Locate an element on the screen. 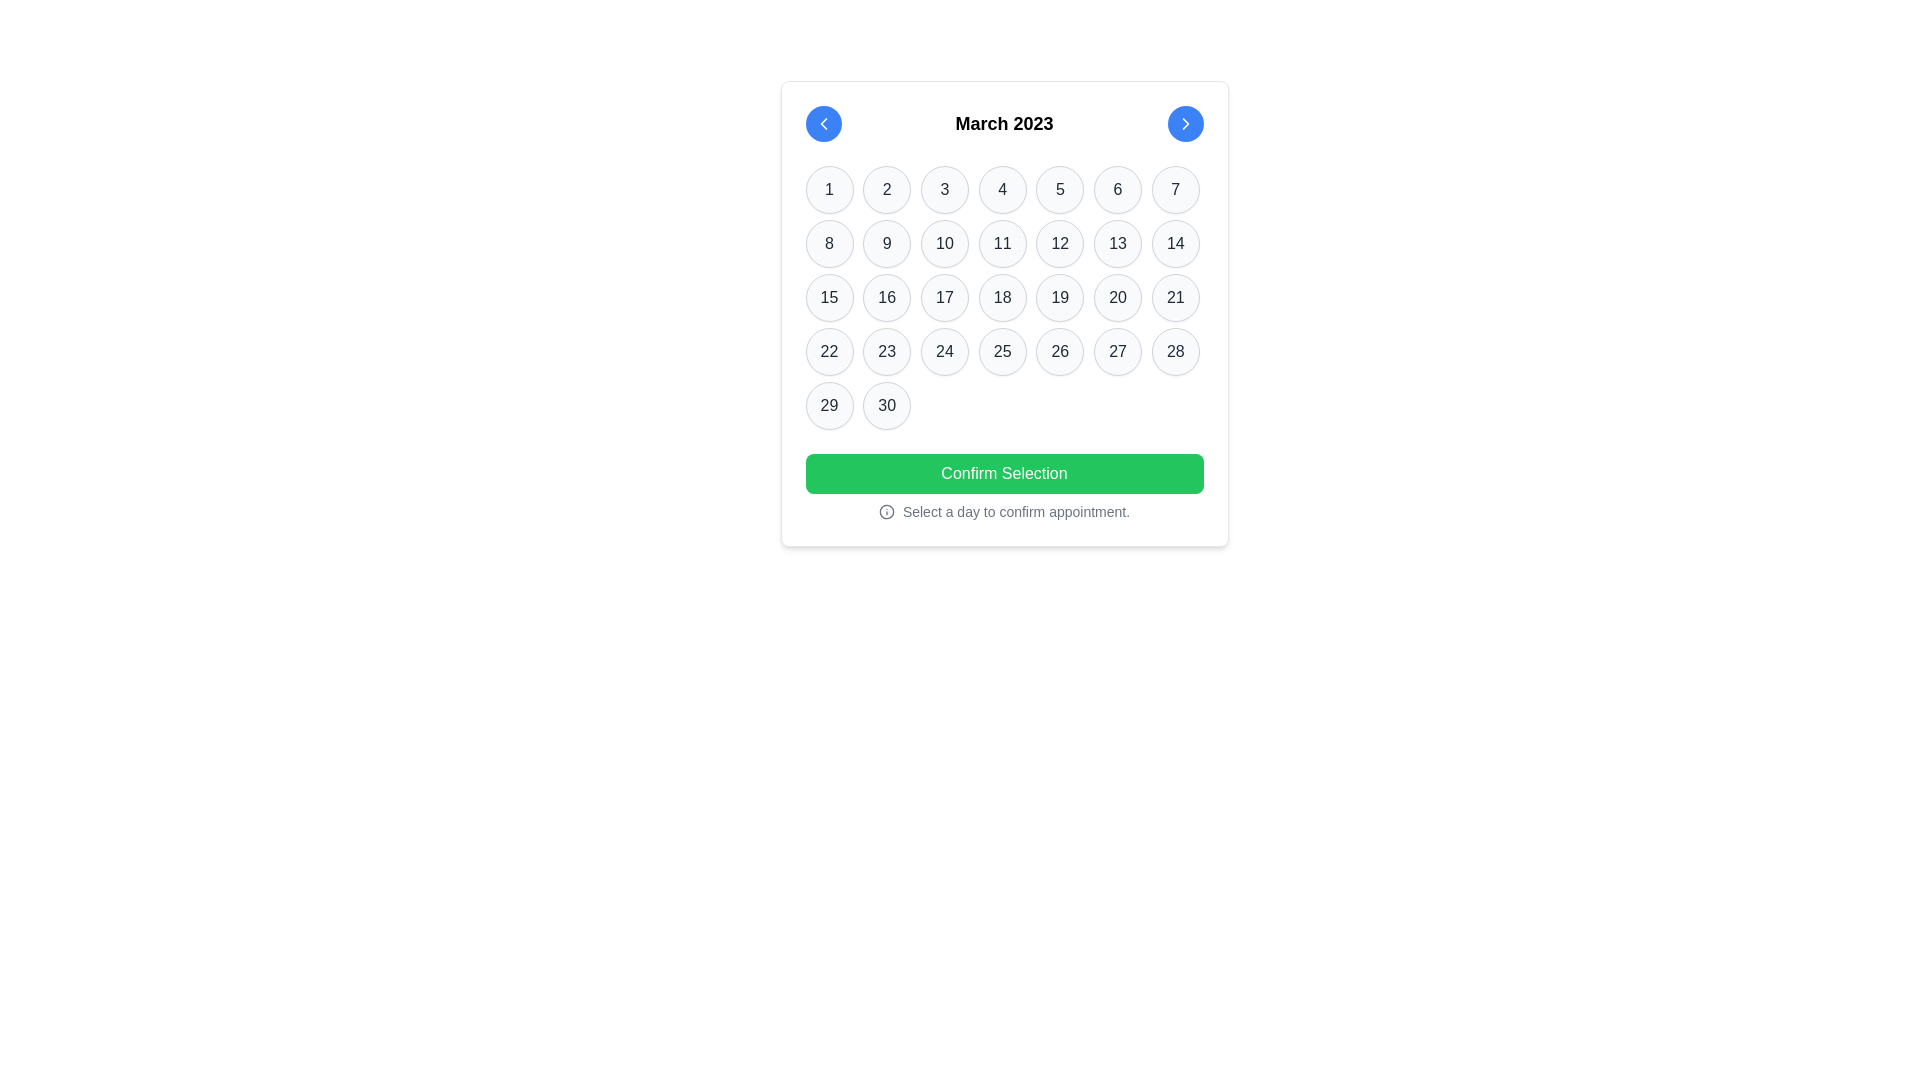 This screenshot has width=1920, height=1080. the circular button labeled with a number in the grid layout of the calendar-style interface titled 'March 2023' is located at coordinates (1004, 297).